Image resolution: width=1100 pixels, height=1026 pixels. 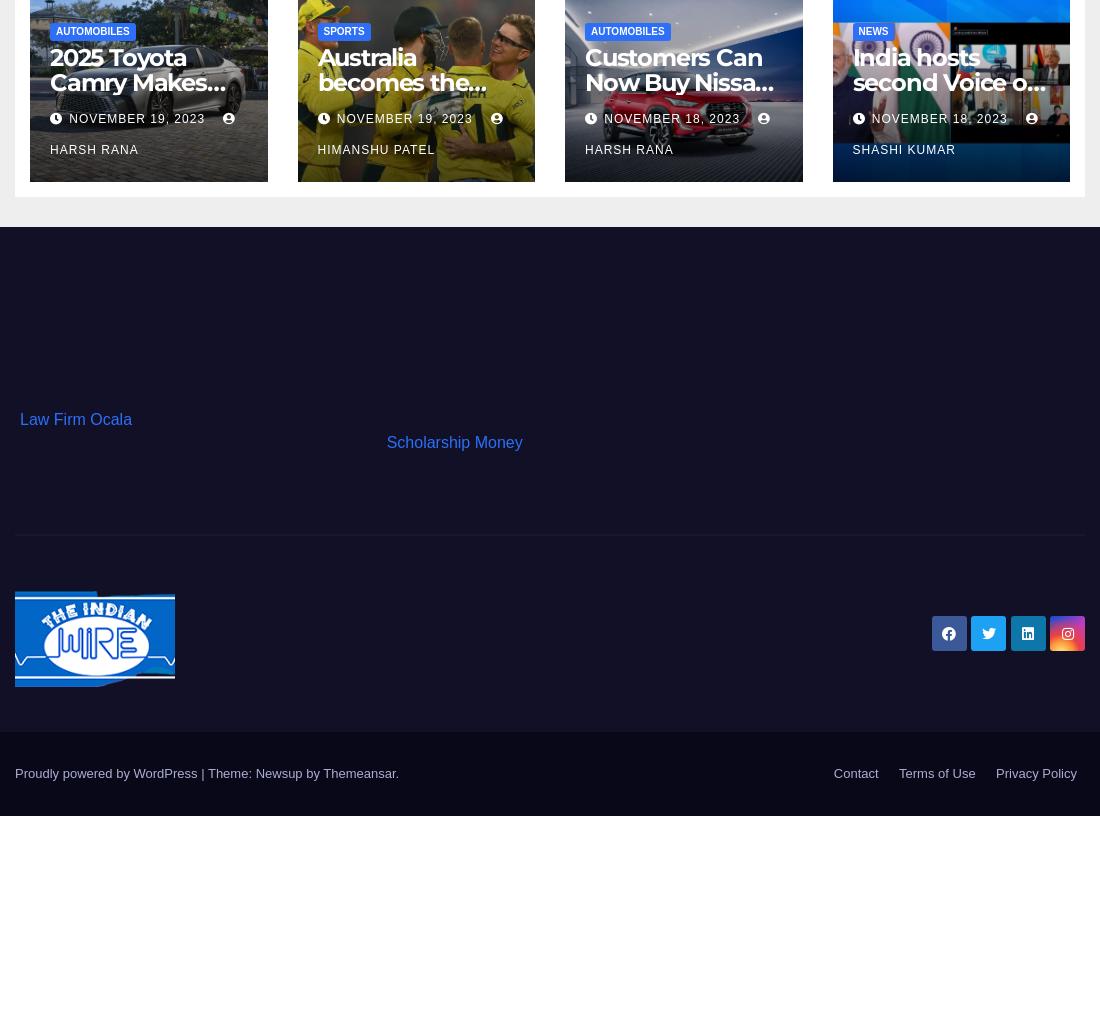 What do you see at coordinates (76, 419) in the screenshot?
I see `'Law Firm Ocala'` at bounding box center [76, 419].